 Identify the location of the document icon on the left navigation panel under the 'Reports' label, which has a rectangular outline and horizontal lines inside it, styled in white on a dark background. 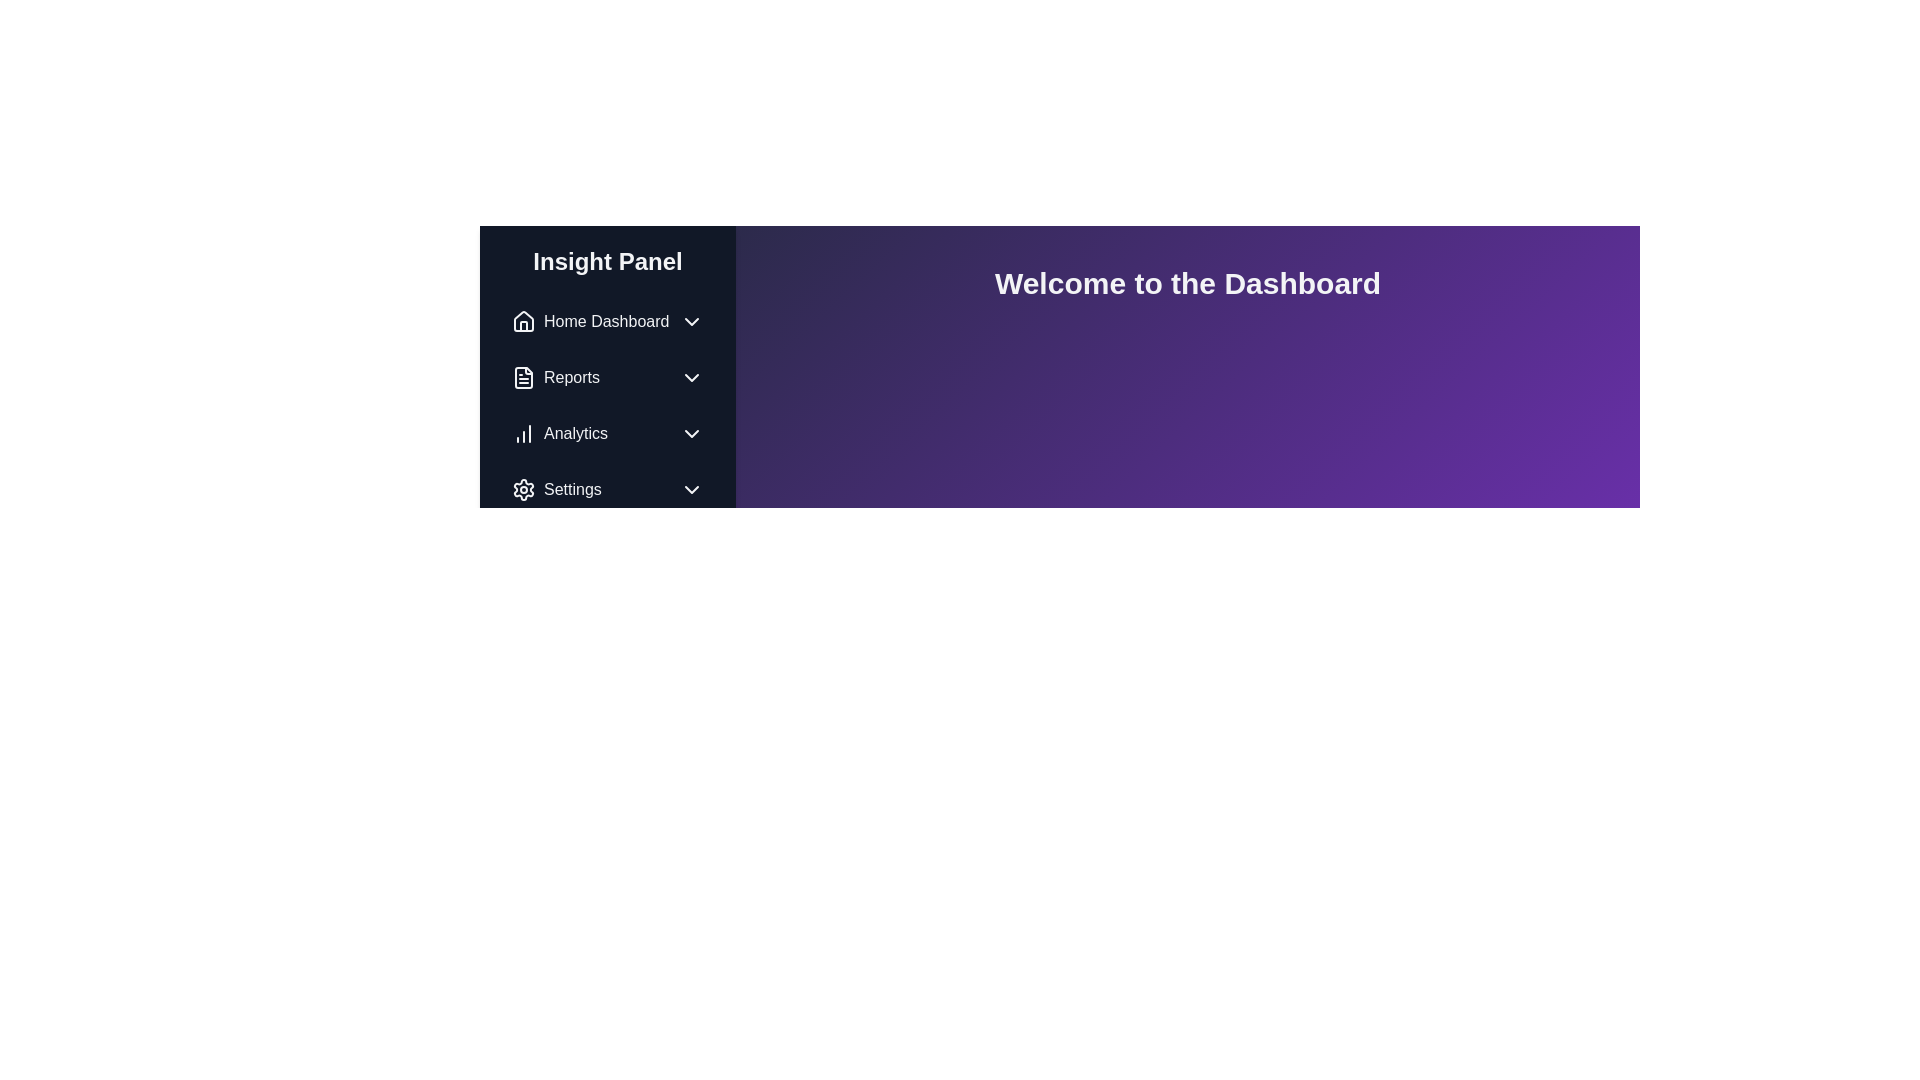
(523, 378).